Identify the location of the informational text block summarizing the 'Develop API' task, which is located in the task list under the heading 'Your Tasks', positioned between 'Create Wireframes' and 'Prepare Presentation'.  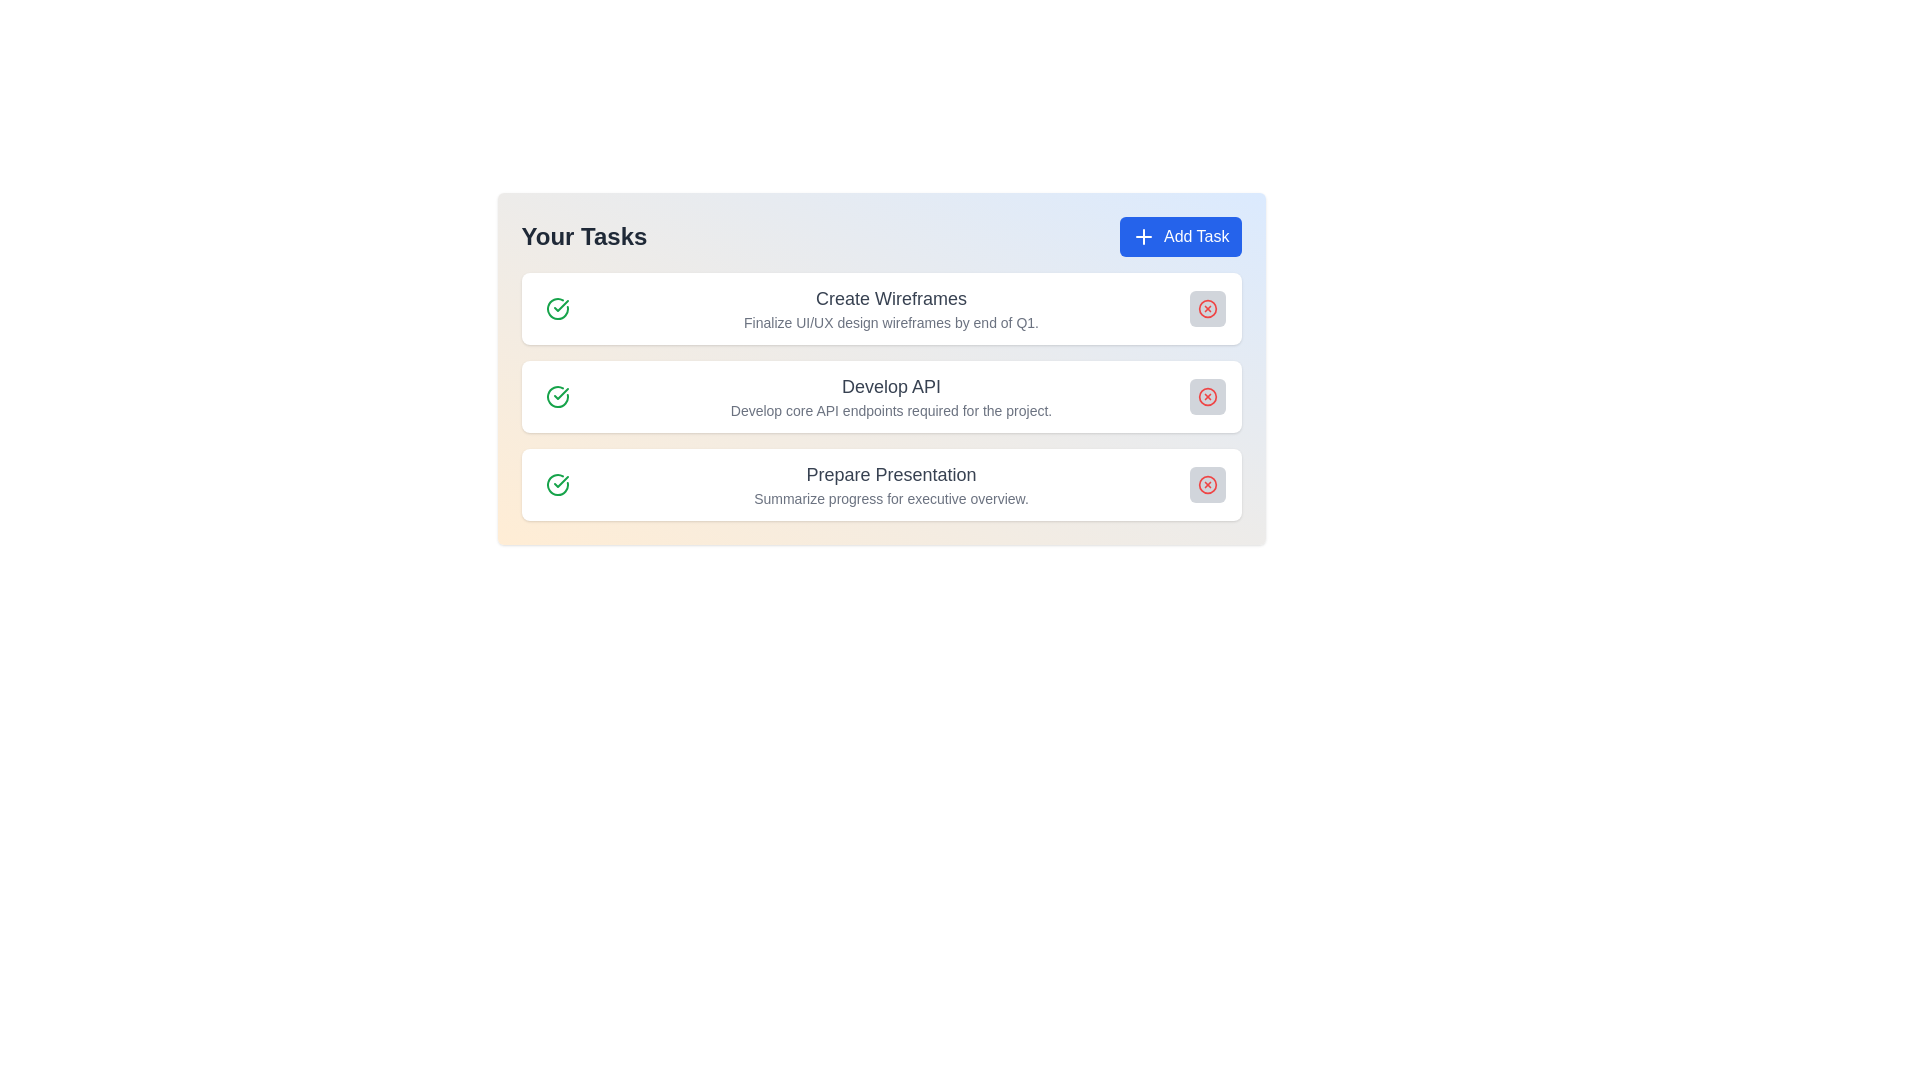
(880, 397).